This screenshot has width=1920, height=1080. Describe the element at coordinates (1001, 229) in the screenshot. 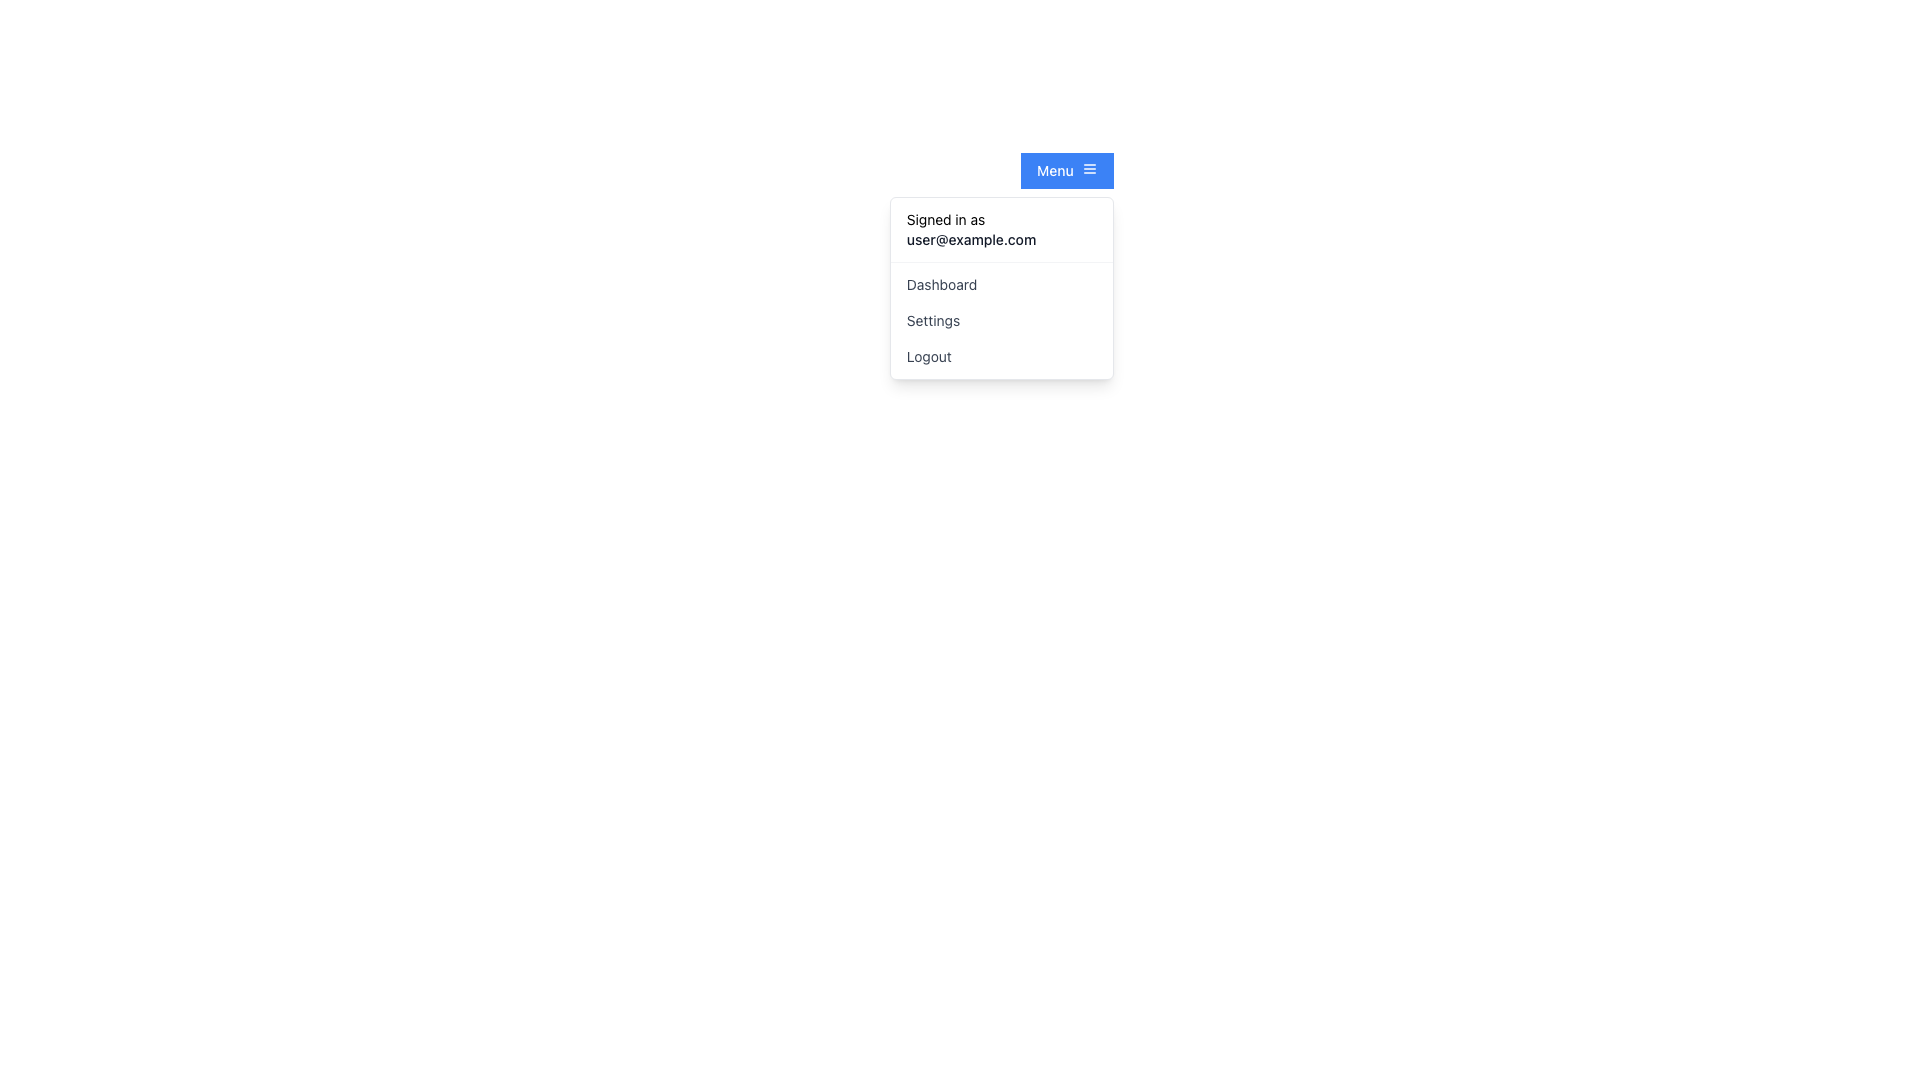

I see `the text display that shows the user's signed-in email address, which is the first item in the dropdown menu below the 'Menu' button` at that location.